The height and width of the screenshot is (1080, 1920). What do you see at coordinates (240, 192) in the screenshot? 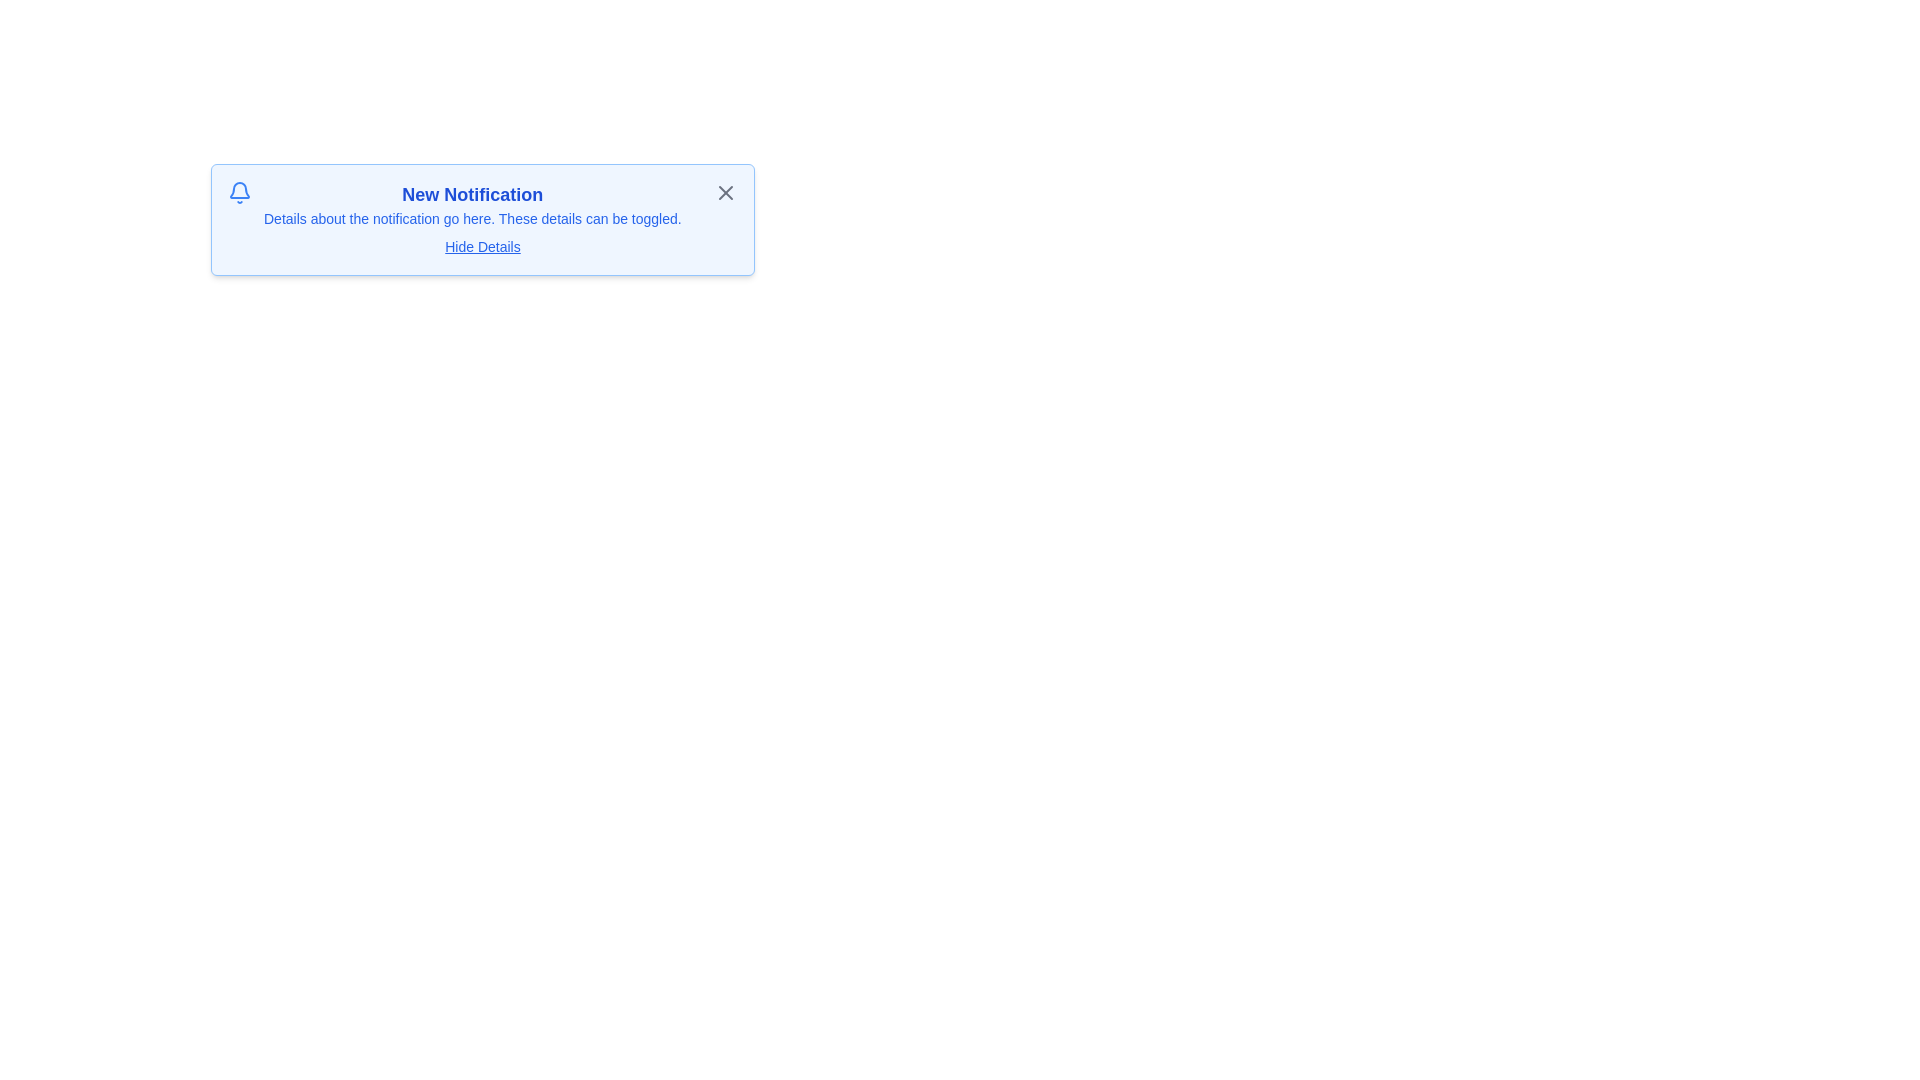
I see `the notification bell icon to trigger contextual feedback` at bounding box center [240, 192].